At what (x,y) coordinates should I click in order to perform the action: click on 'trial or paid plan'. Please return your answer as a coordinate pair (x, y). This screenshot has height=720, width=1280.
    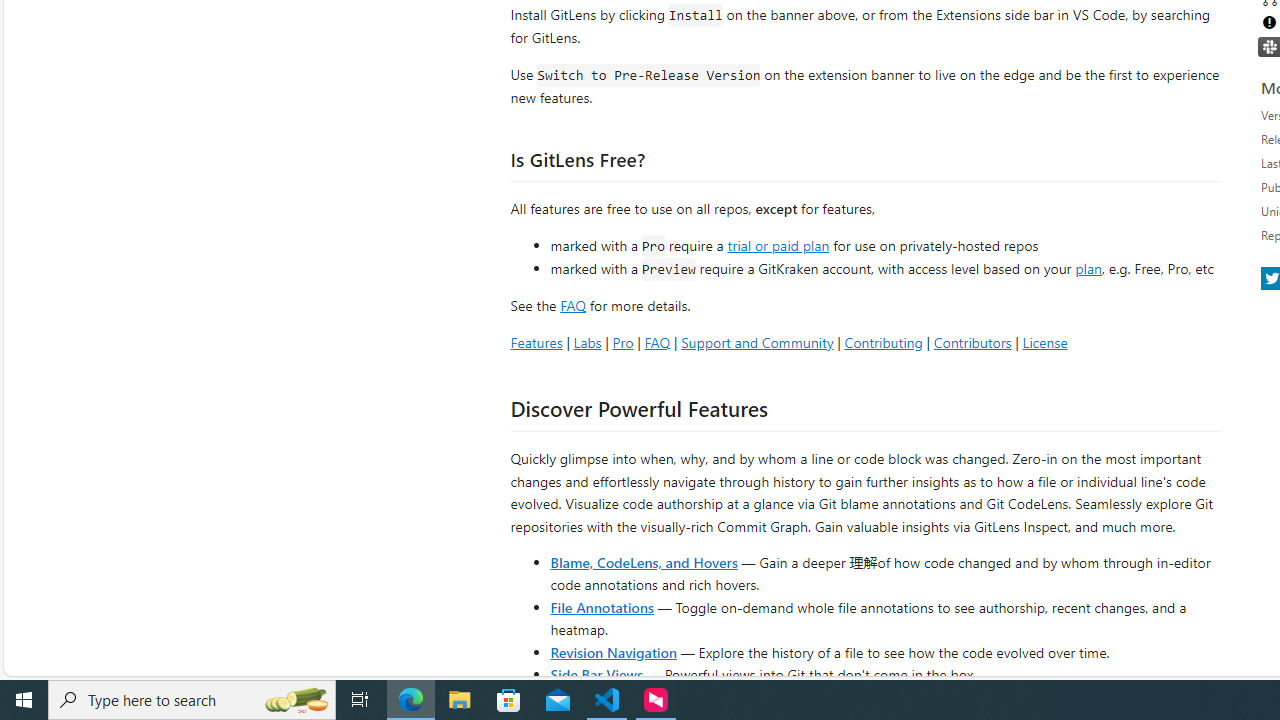
    Looking at the image, I should click on (777, 243).